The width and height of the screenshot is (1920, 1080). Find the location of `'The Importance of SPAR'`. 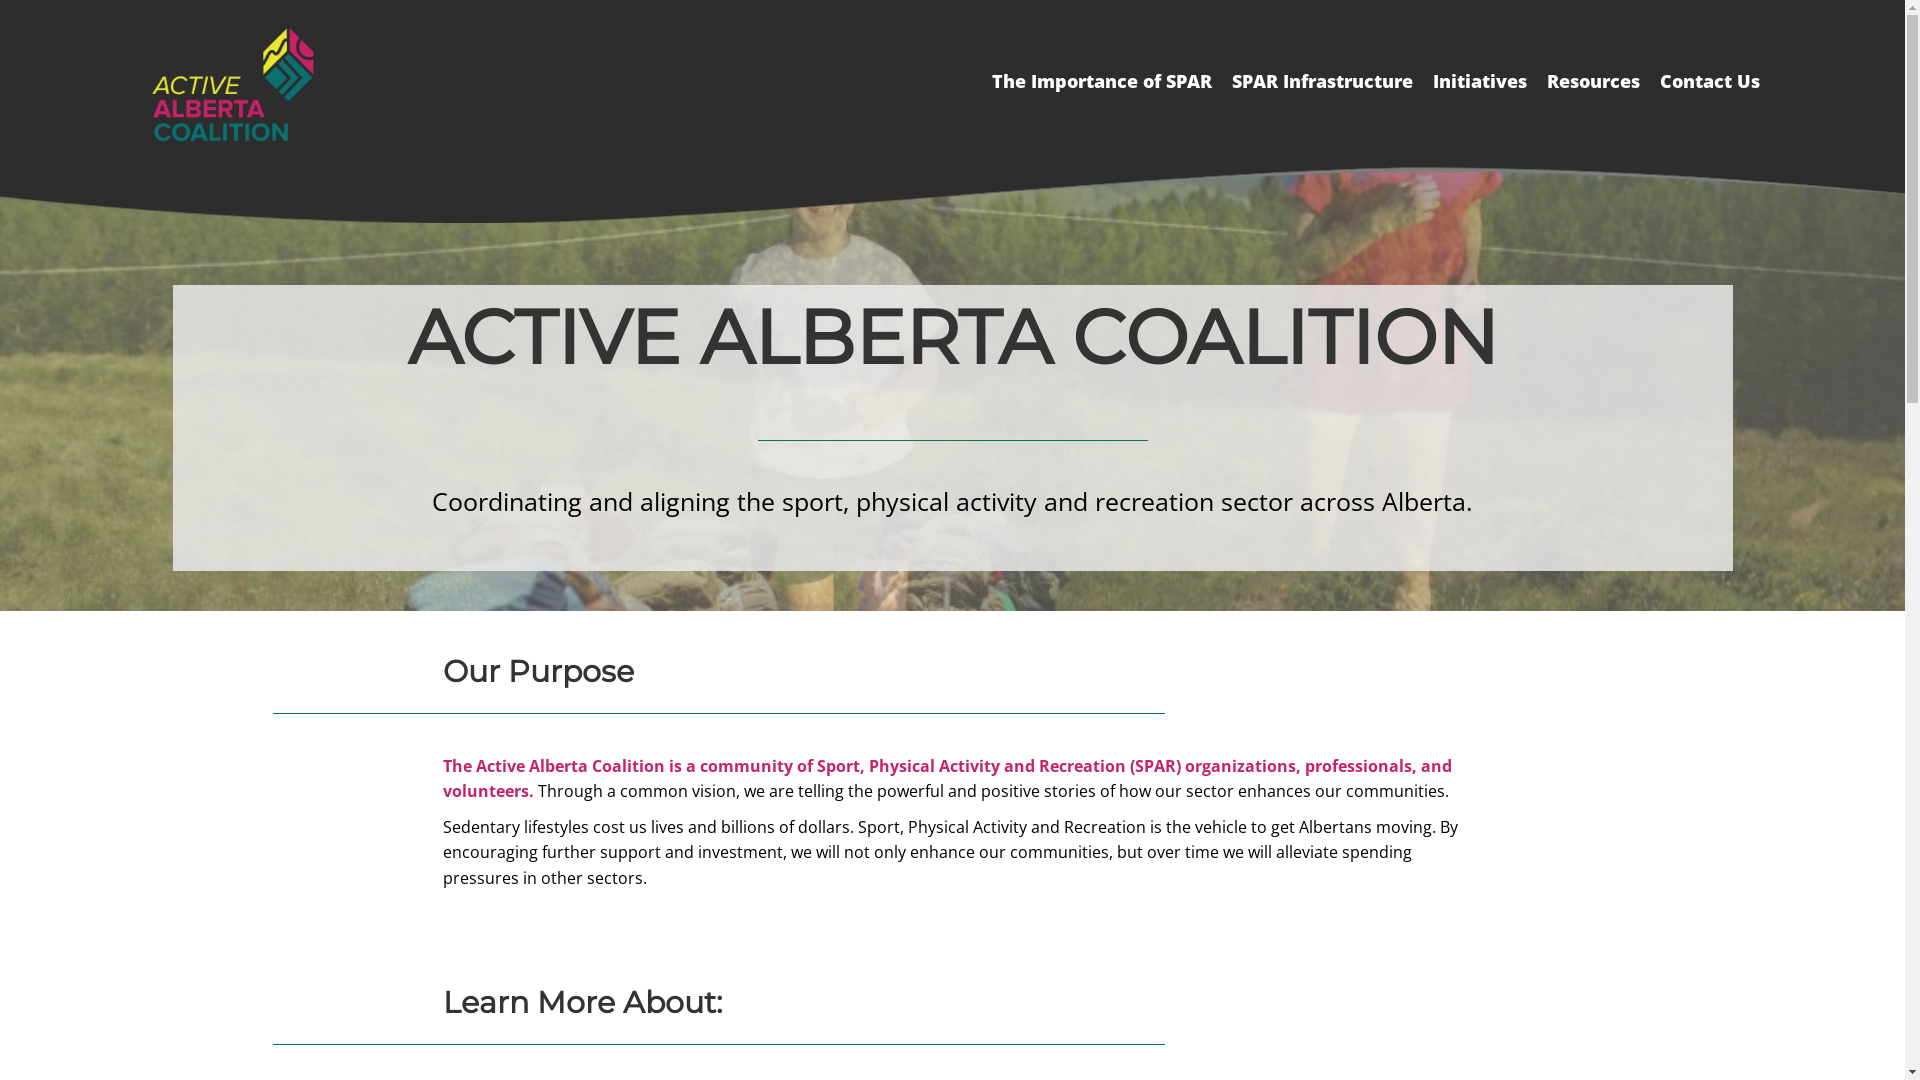

'The Importance of SPAR' is located at coordinates (1101, 80).